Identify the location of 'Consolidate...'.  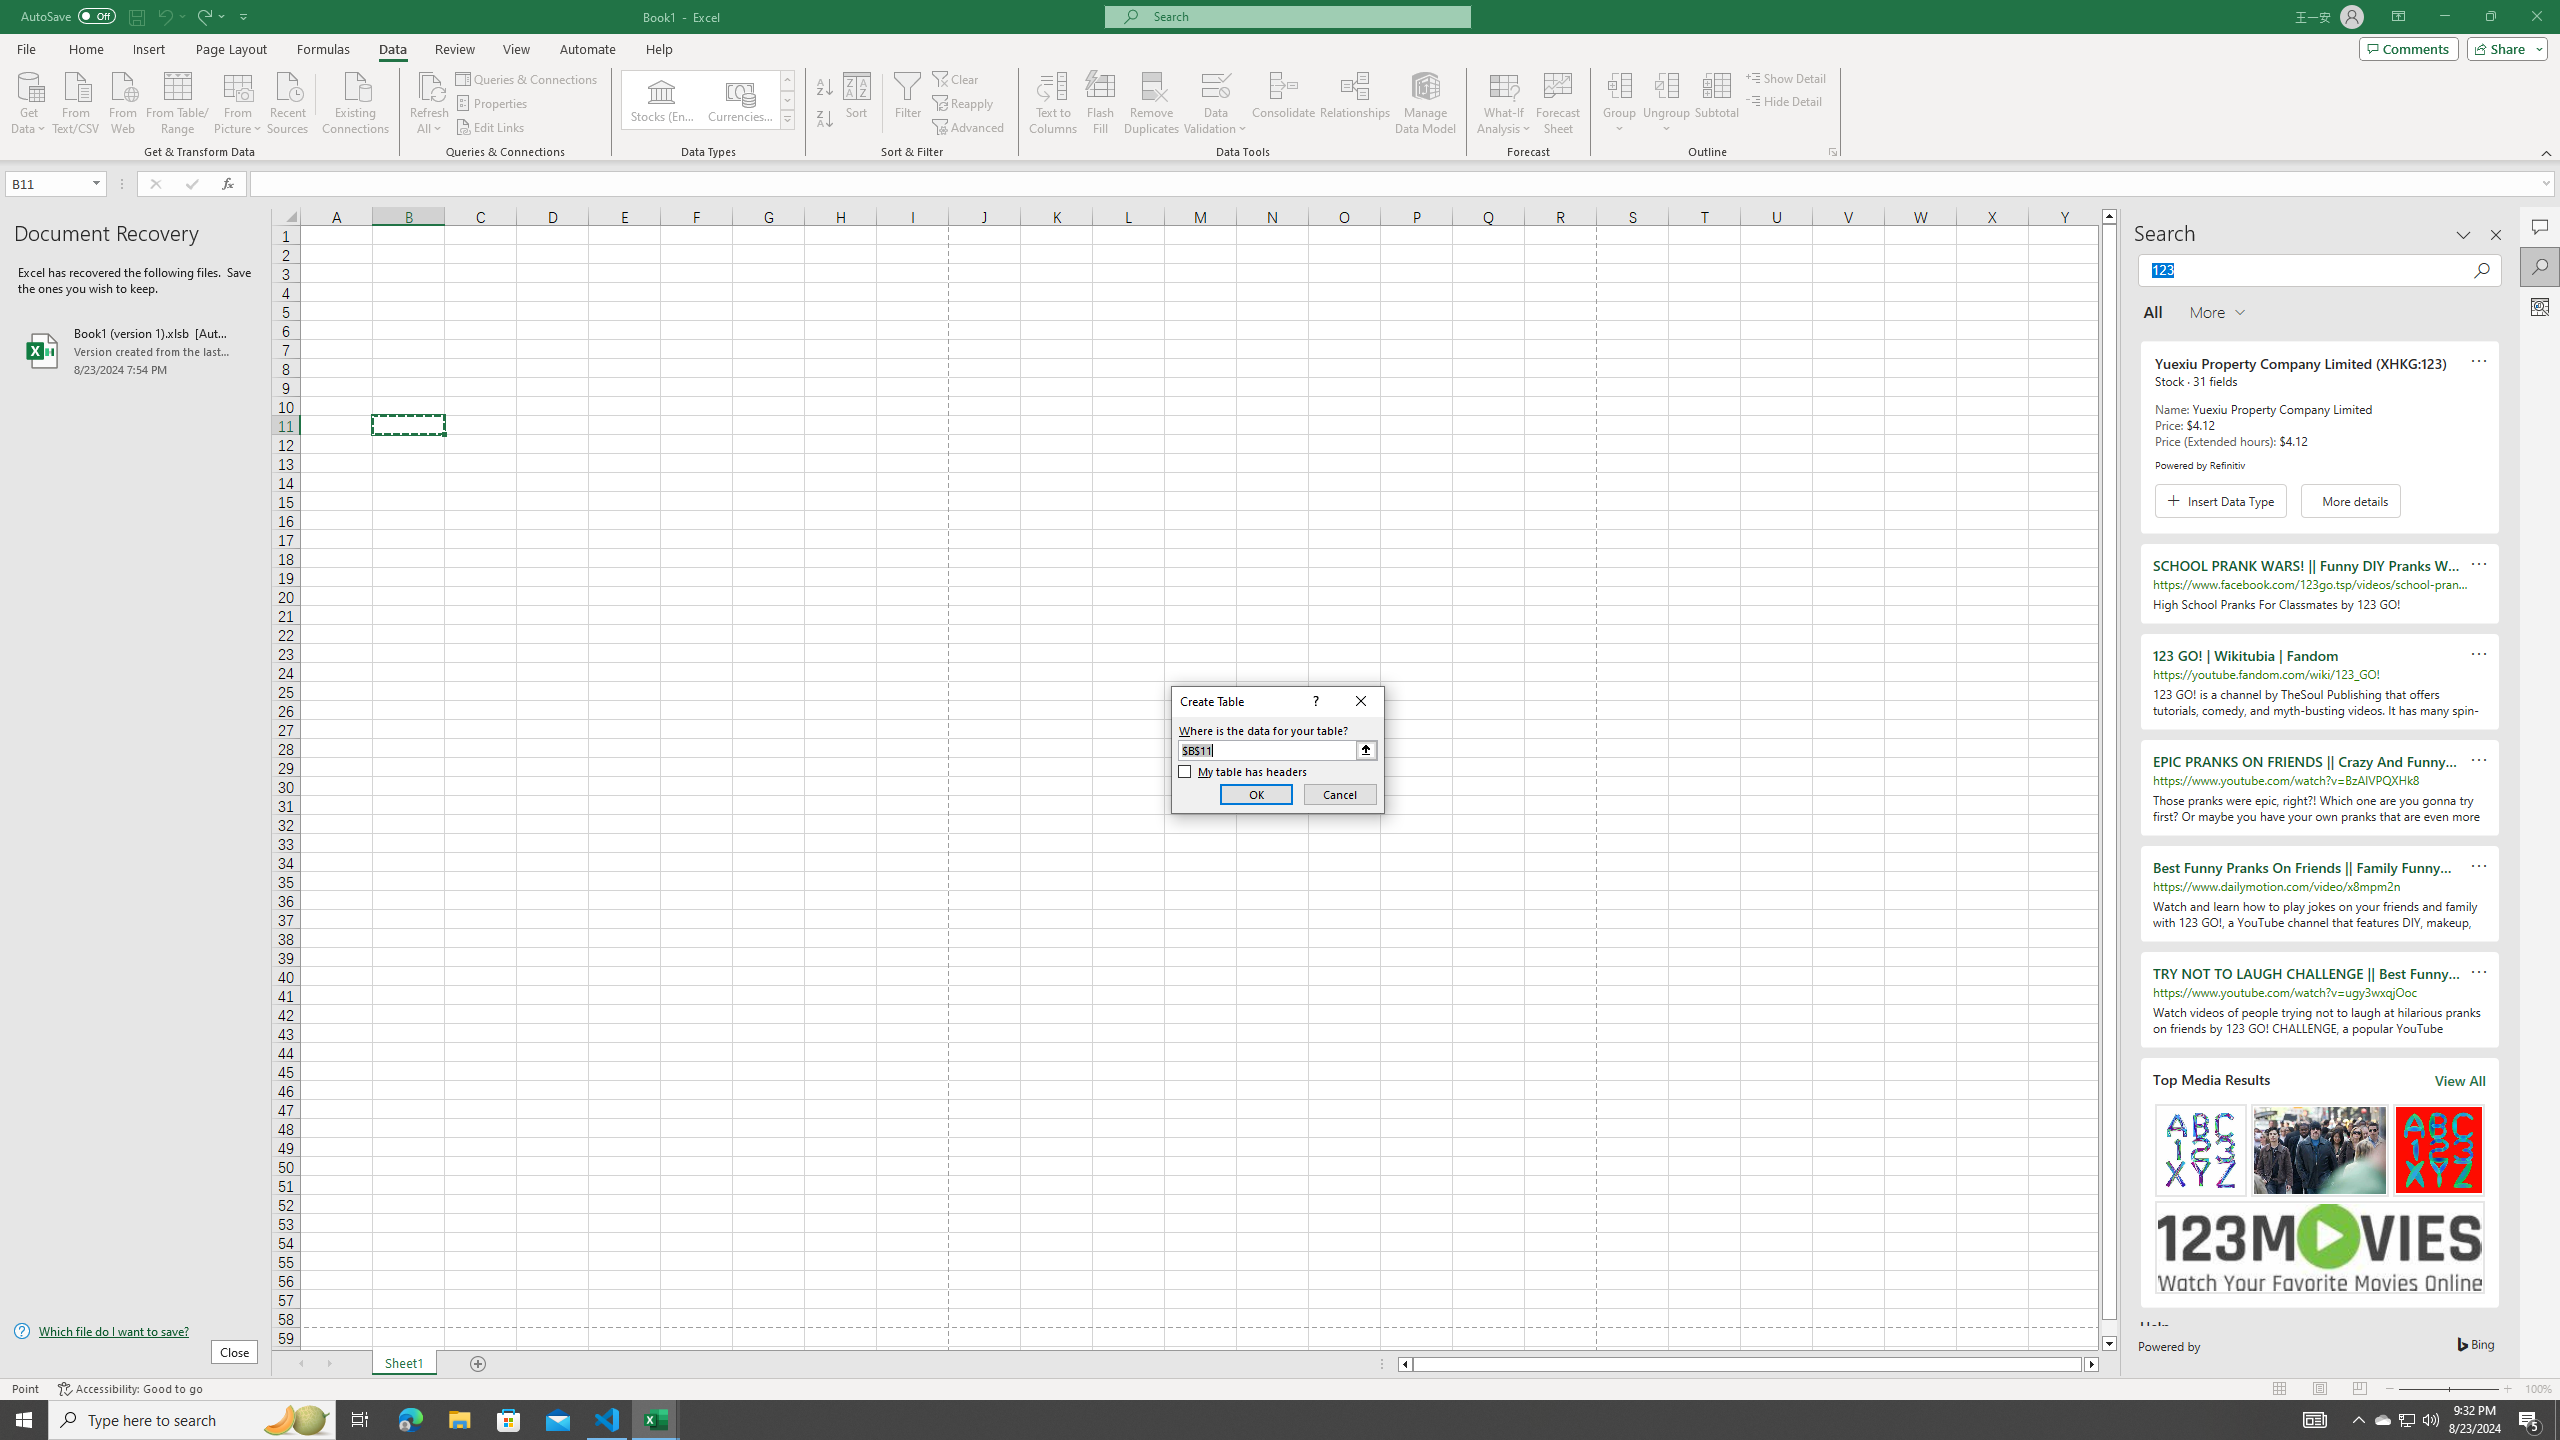
(1283, 103).